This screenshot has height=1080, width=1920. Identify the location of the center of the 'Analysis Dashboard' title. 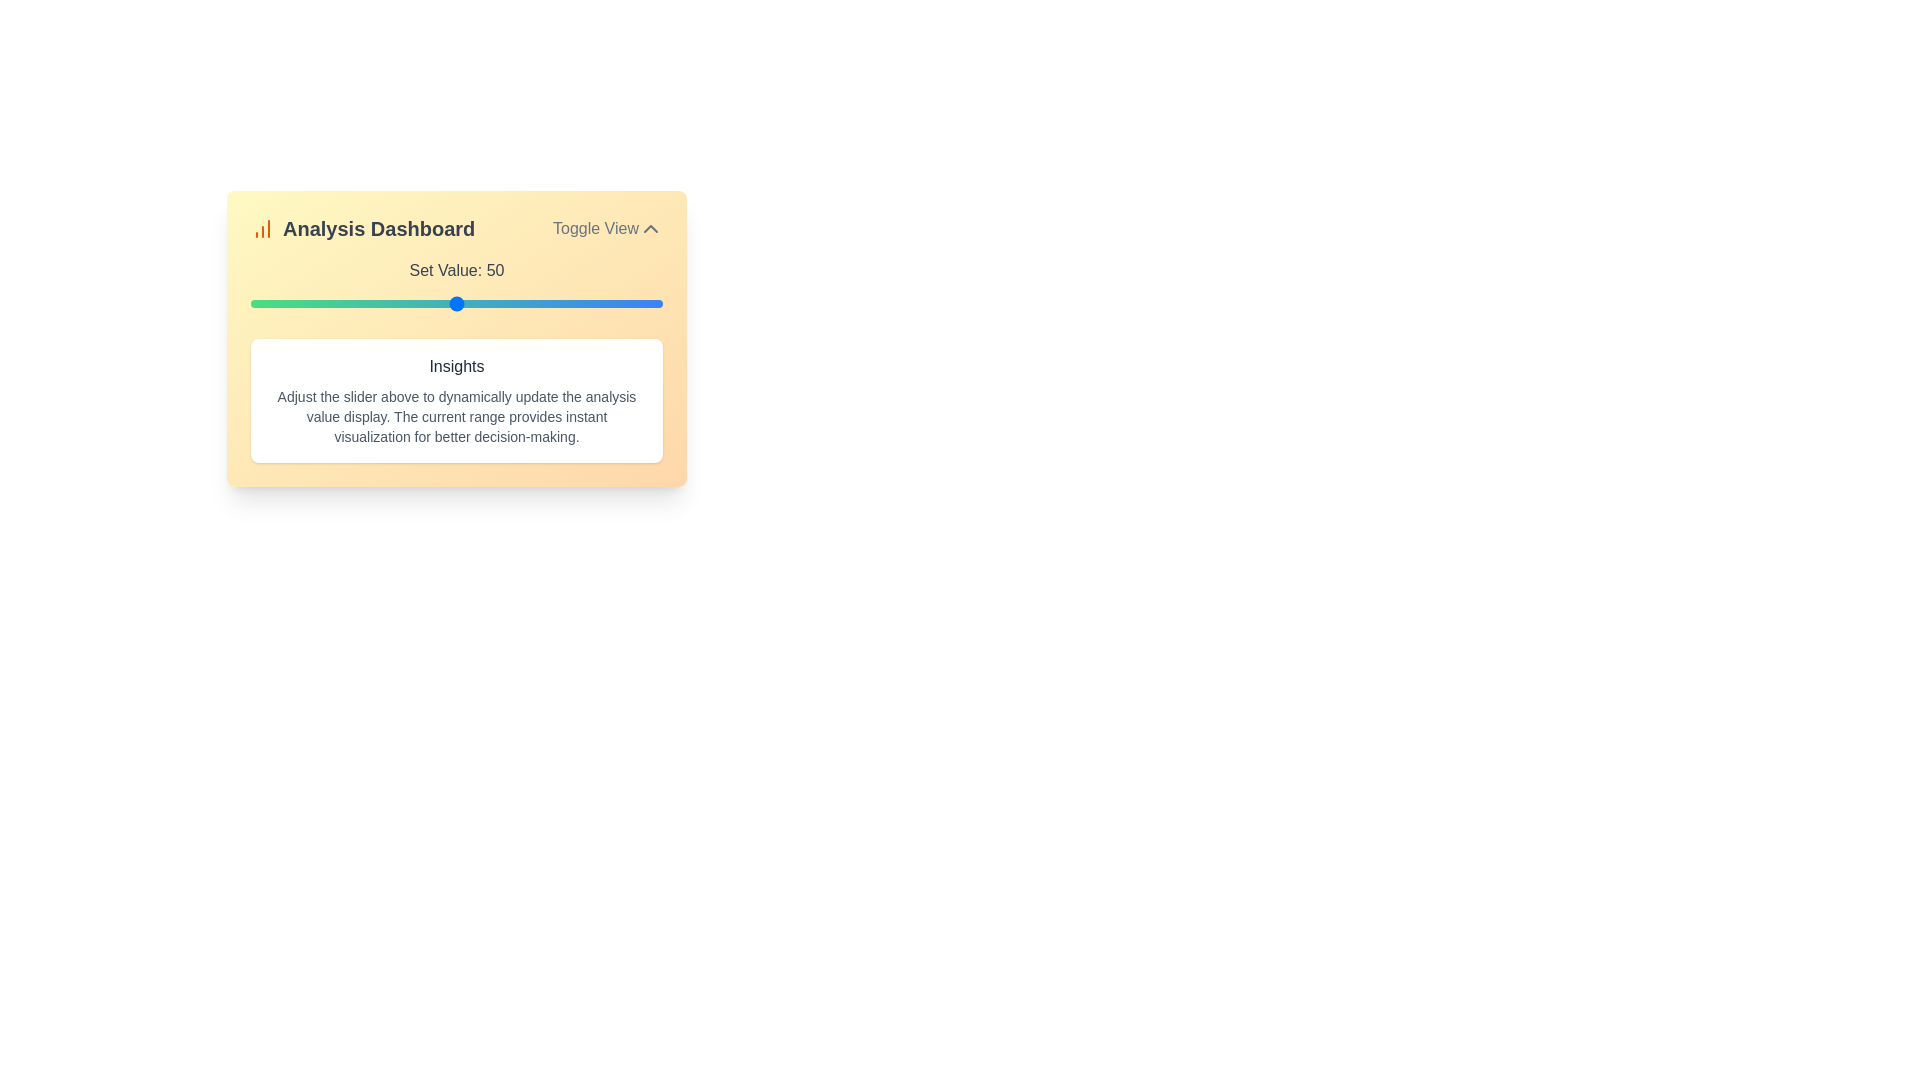
(363, 227).